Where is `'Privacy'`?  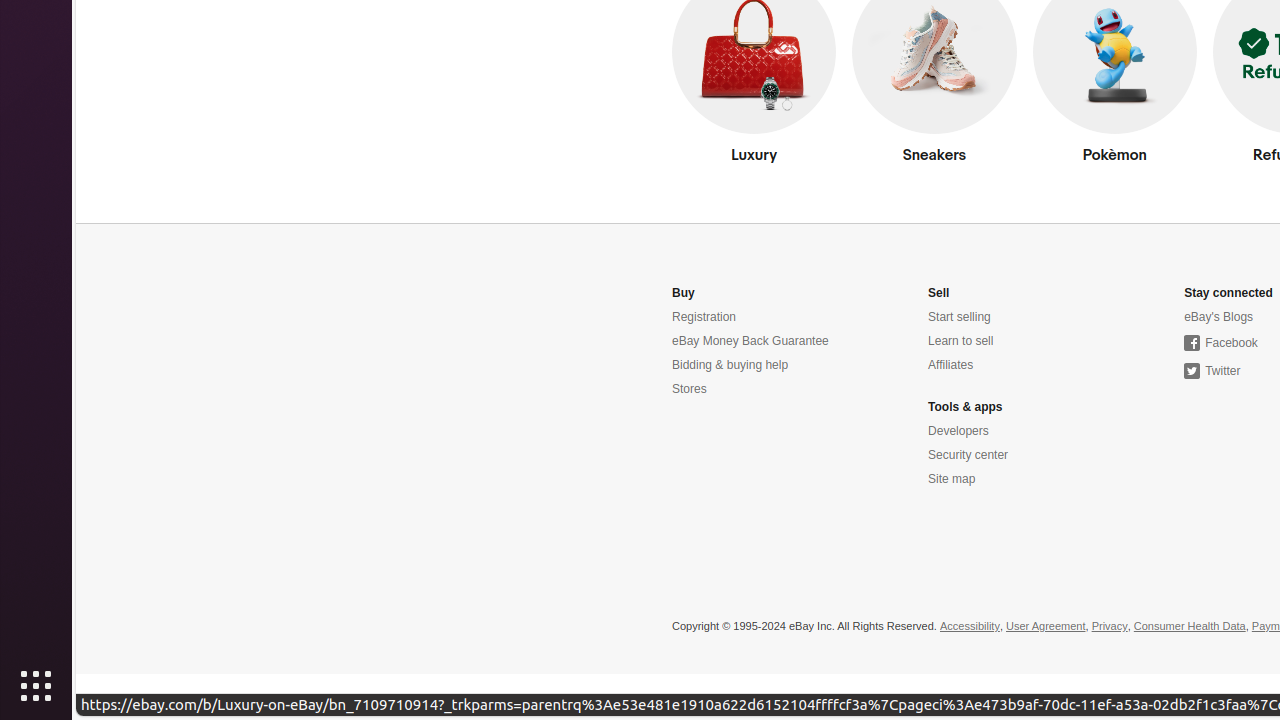
'Privacy' is located at coordinates (1108, 625).